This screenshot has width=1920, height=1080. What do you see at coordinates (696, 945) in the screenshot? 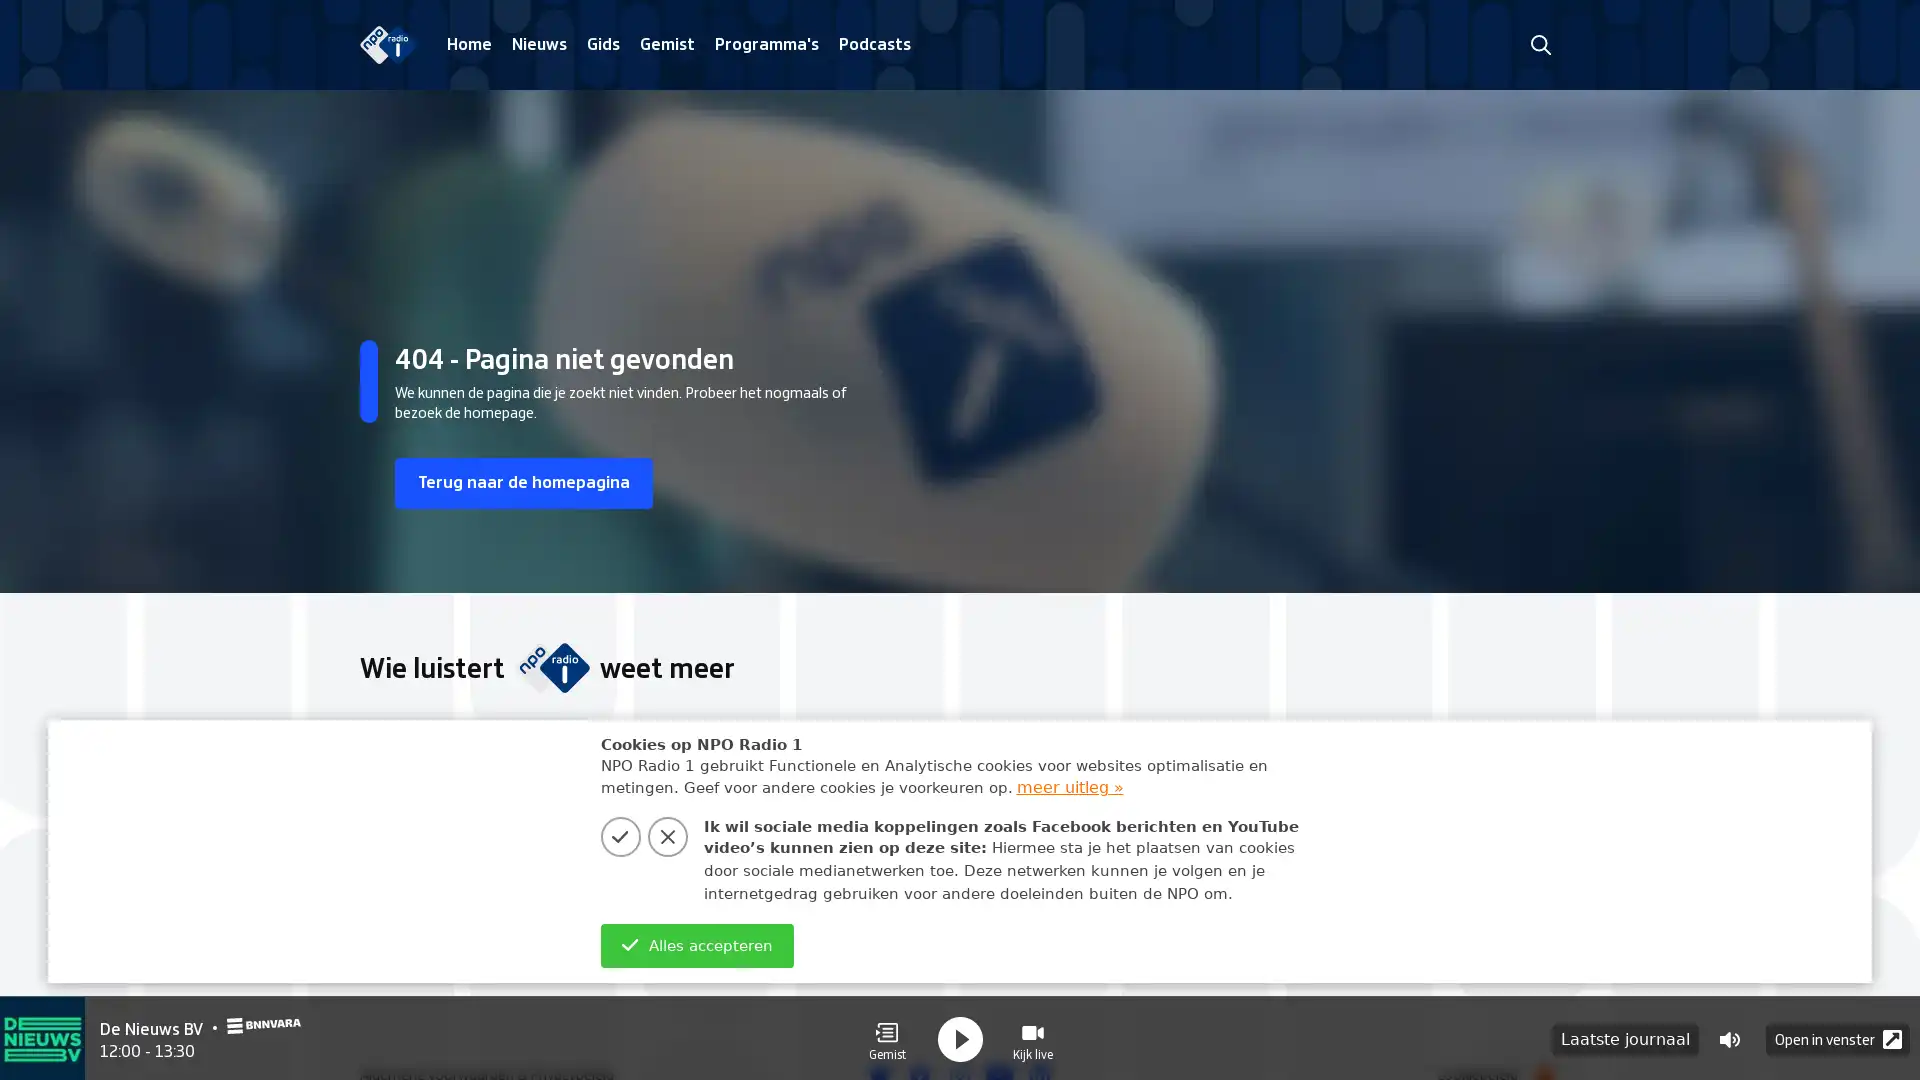
I see `Alles accepteren` at bounding box center [696, 945].